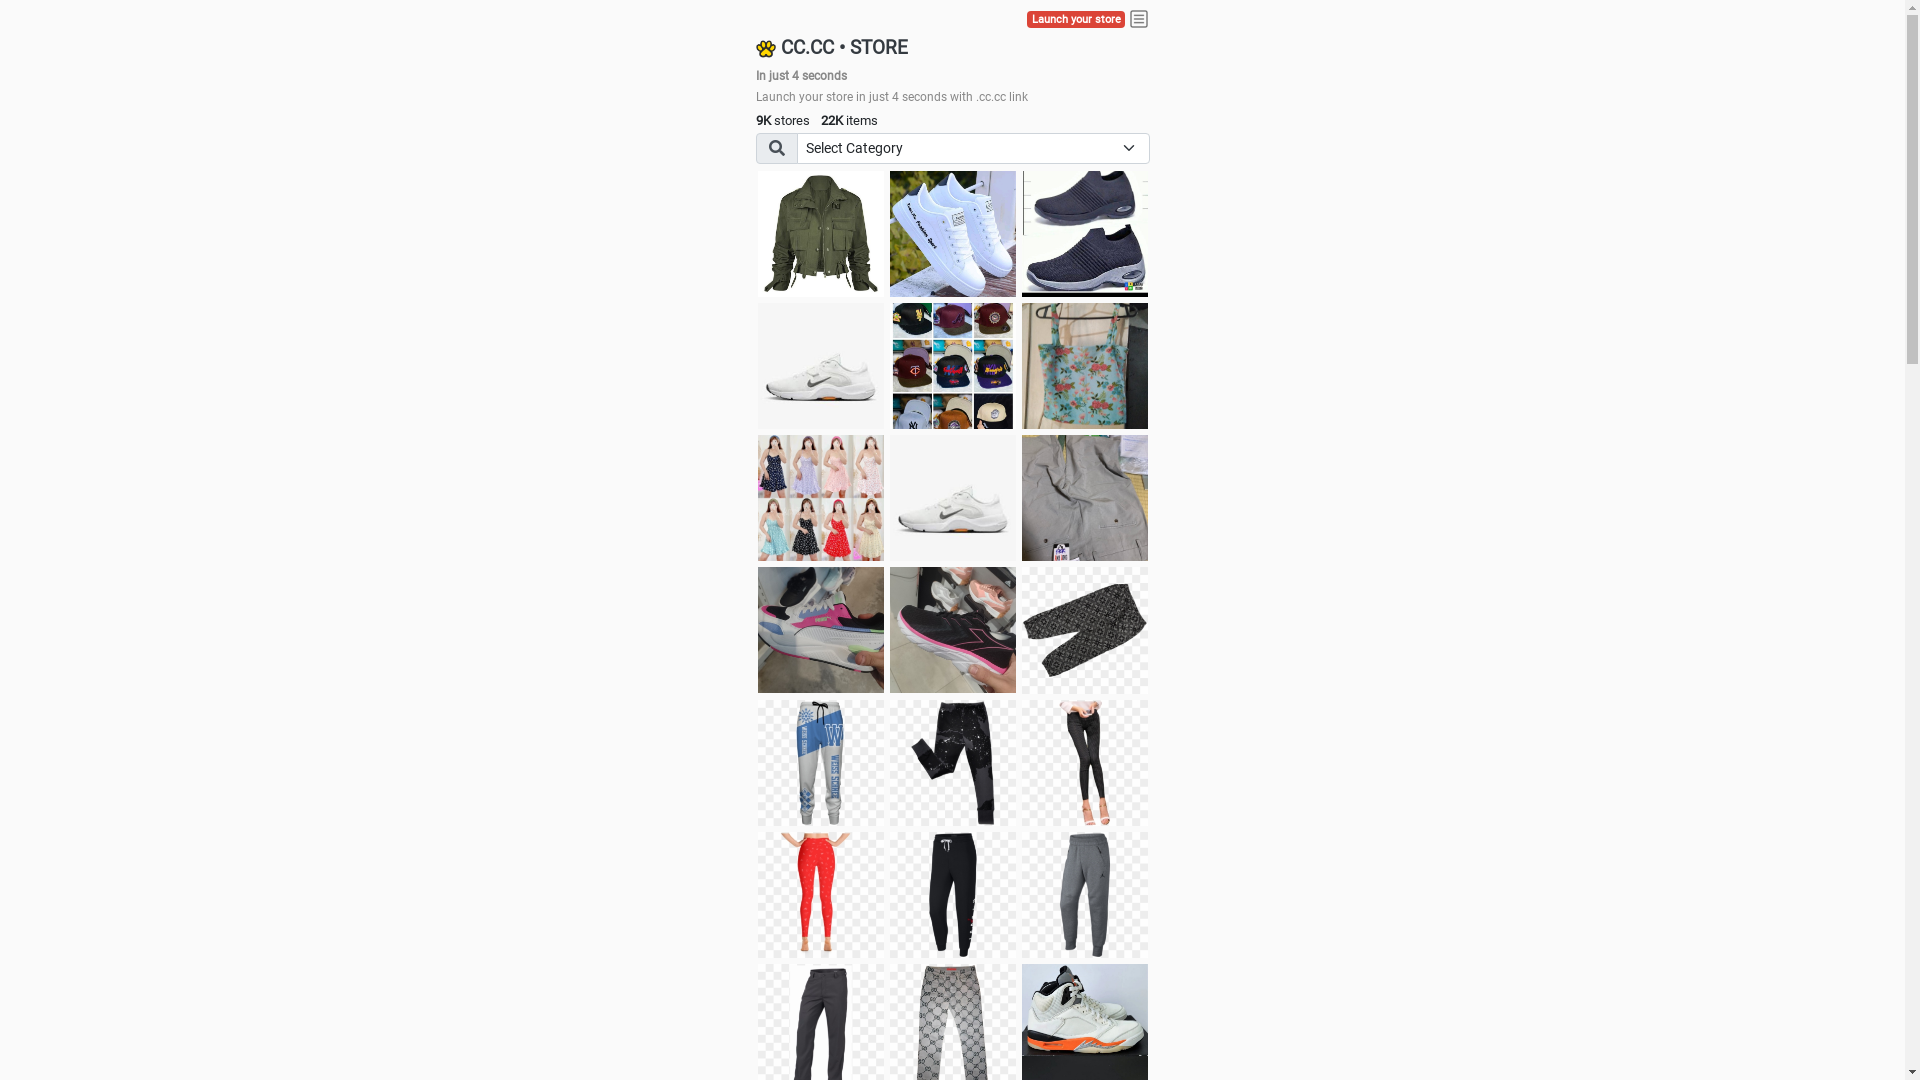 The width and height of the screenshot is (1920, 1080). Describe the element at coordinates (820, 628) in the screenshot. I see `'Zapatillas pumas'` at that location.